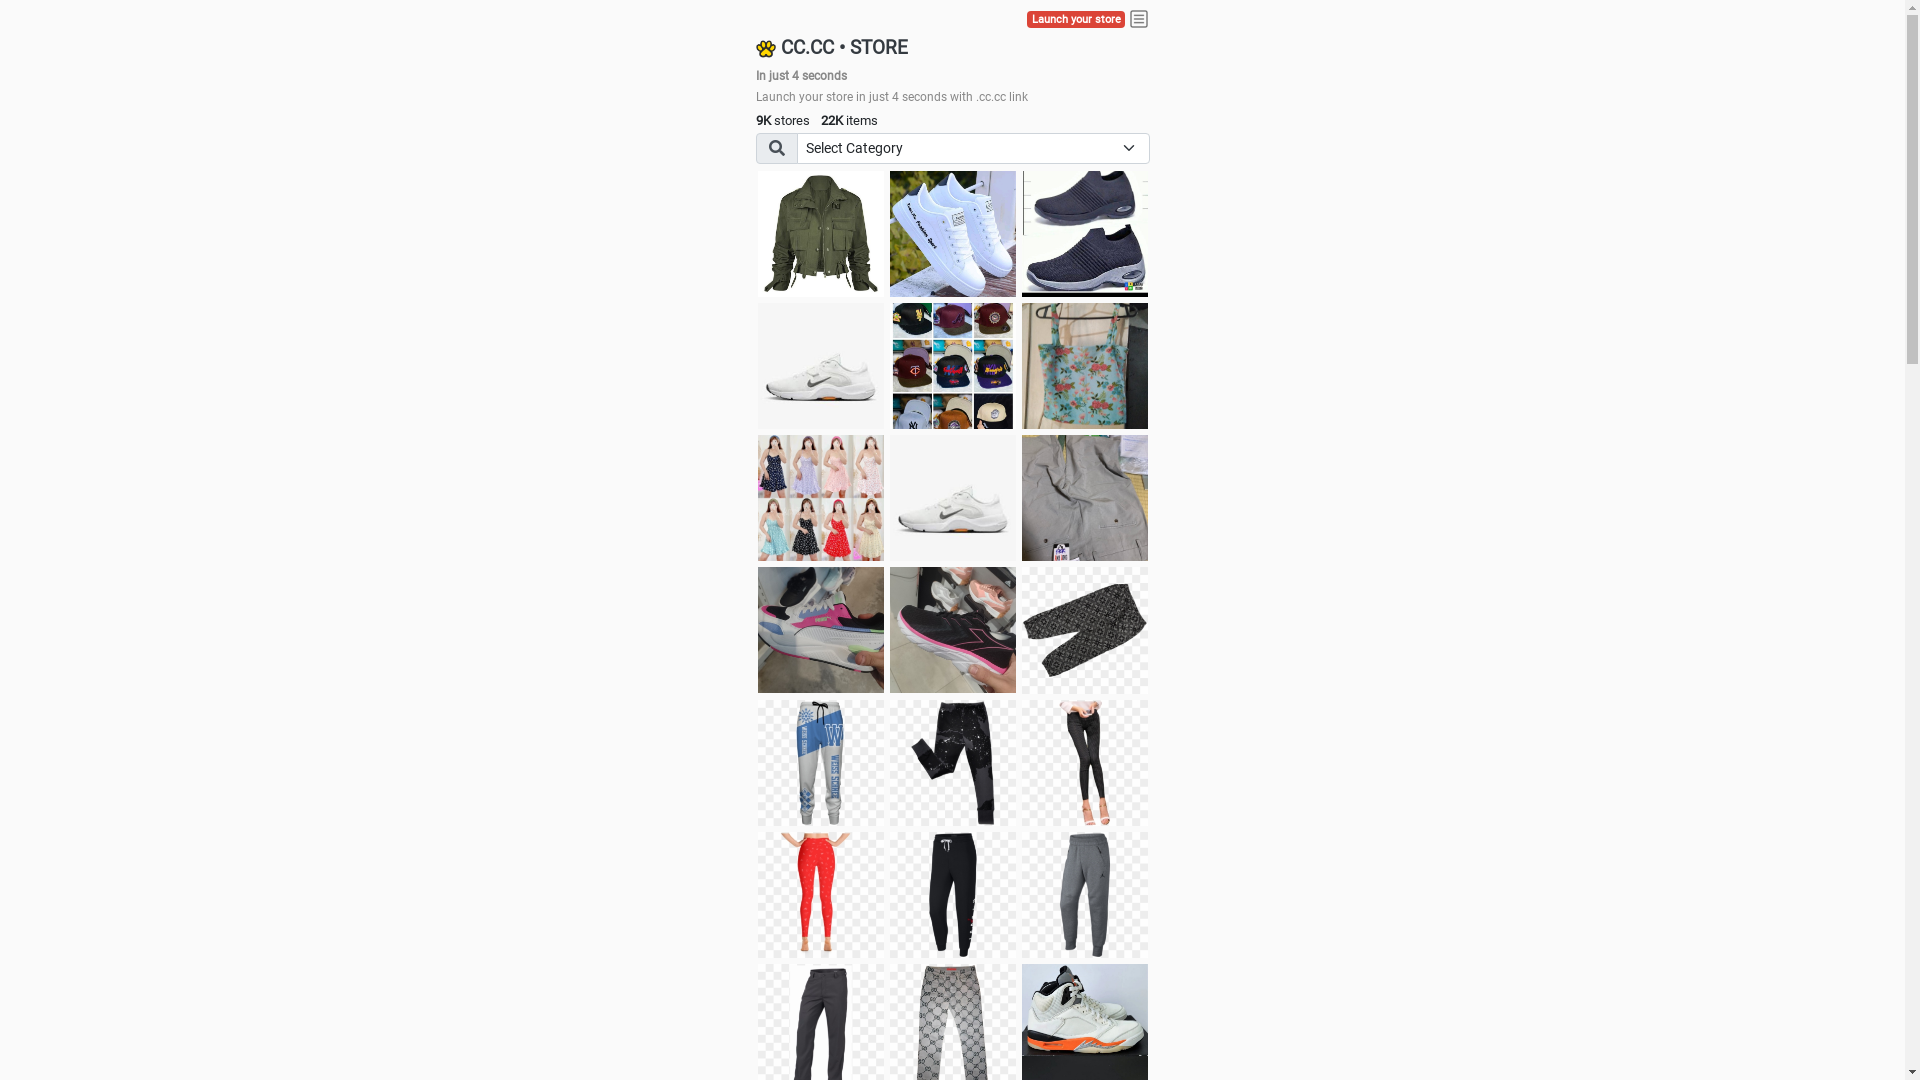 The width and height of the screenshot is (1920, 1080). Describe the element at coordinates (820, 628) in the screenshot. I see `'Zapatillas pumas'` at that location.